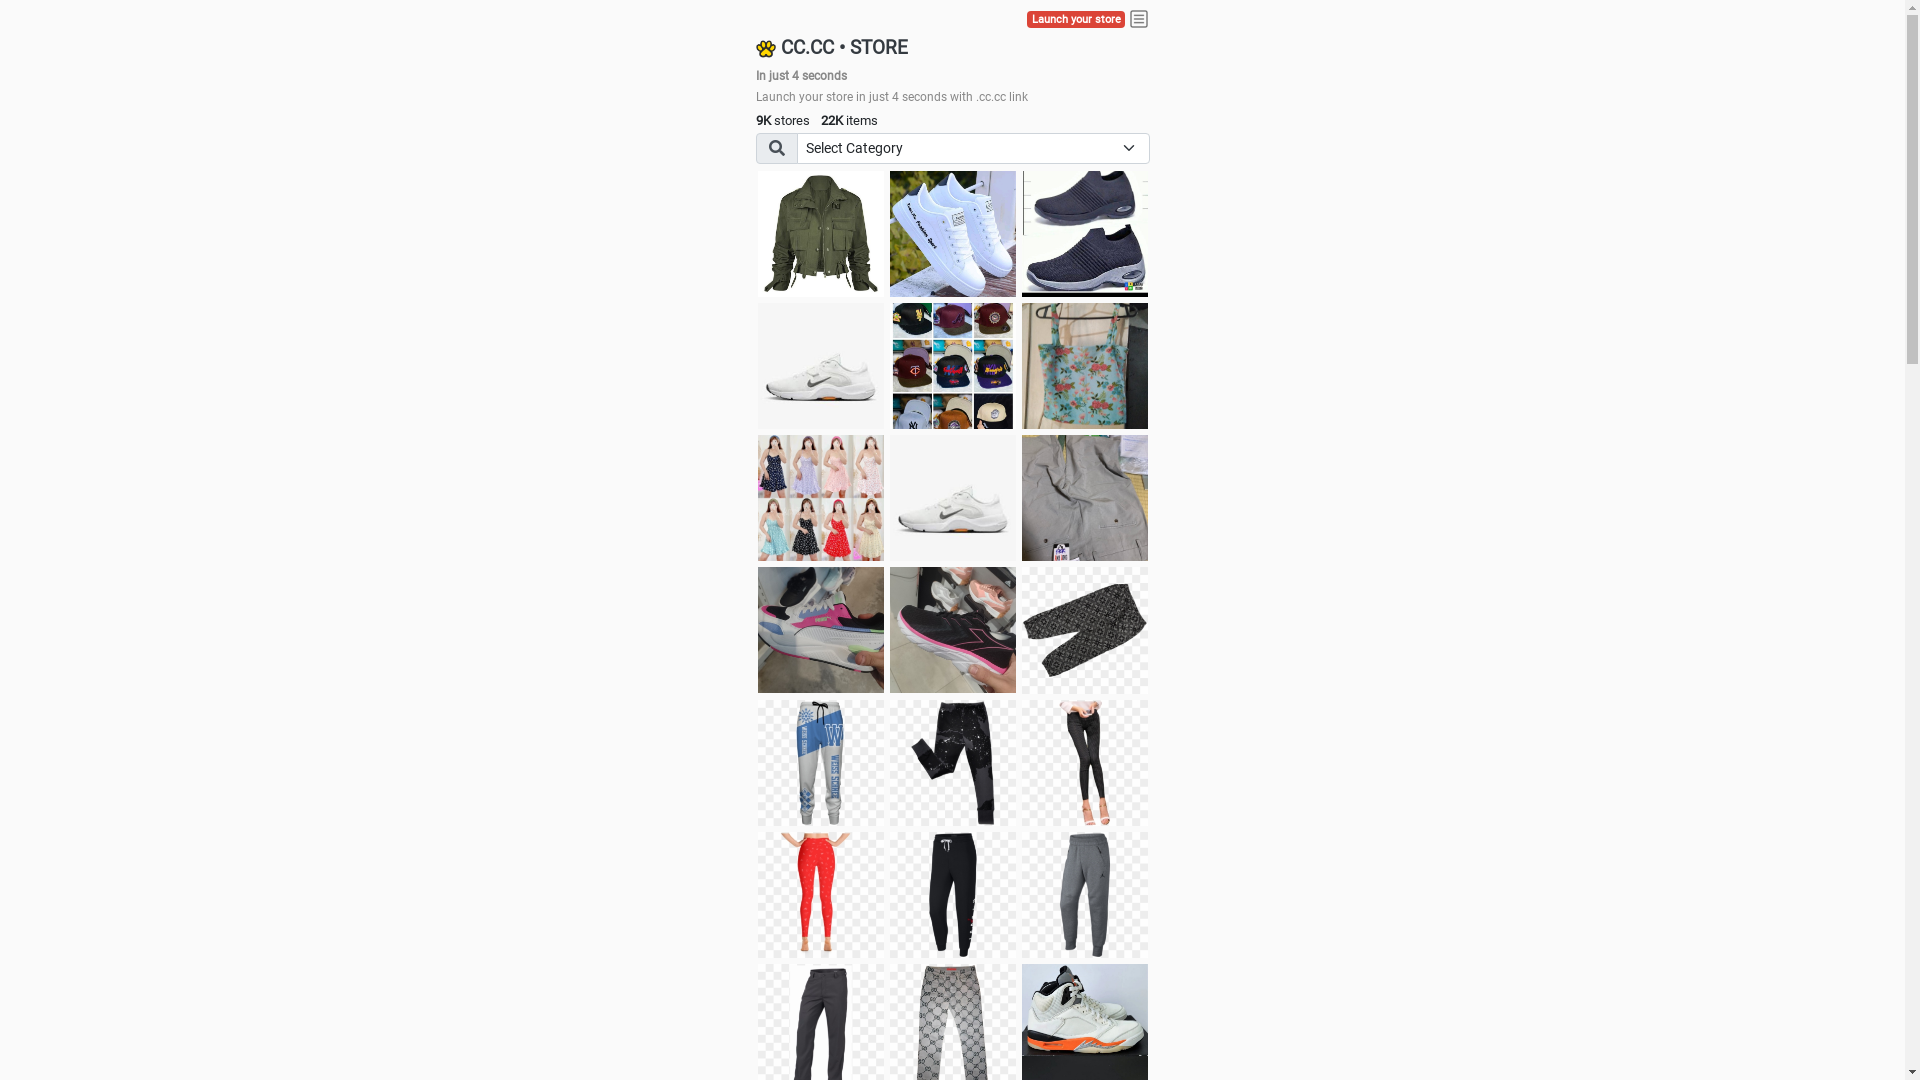 The width and height of the screenshot is (1920, 1080). Describe the element at coordinates (820, 628) in the screenshot. I see `'Zapatillas pumas'` at that location.